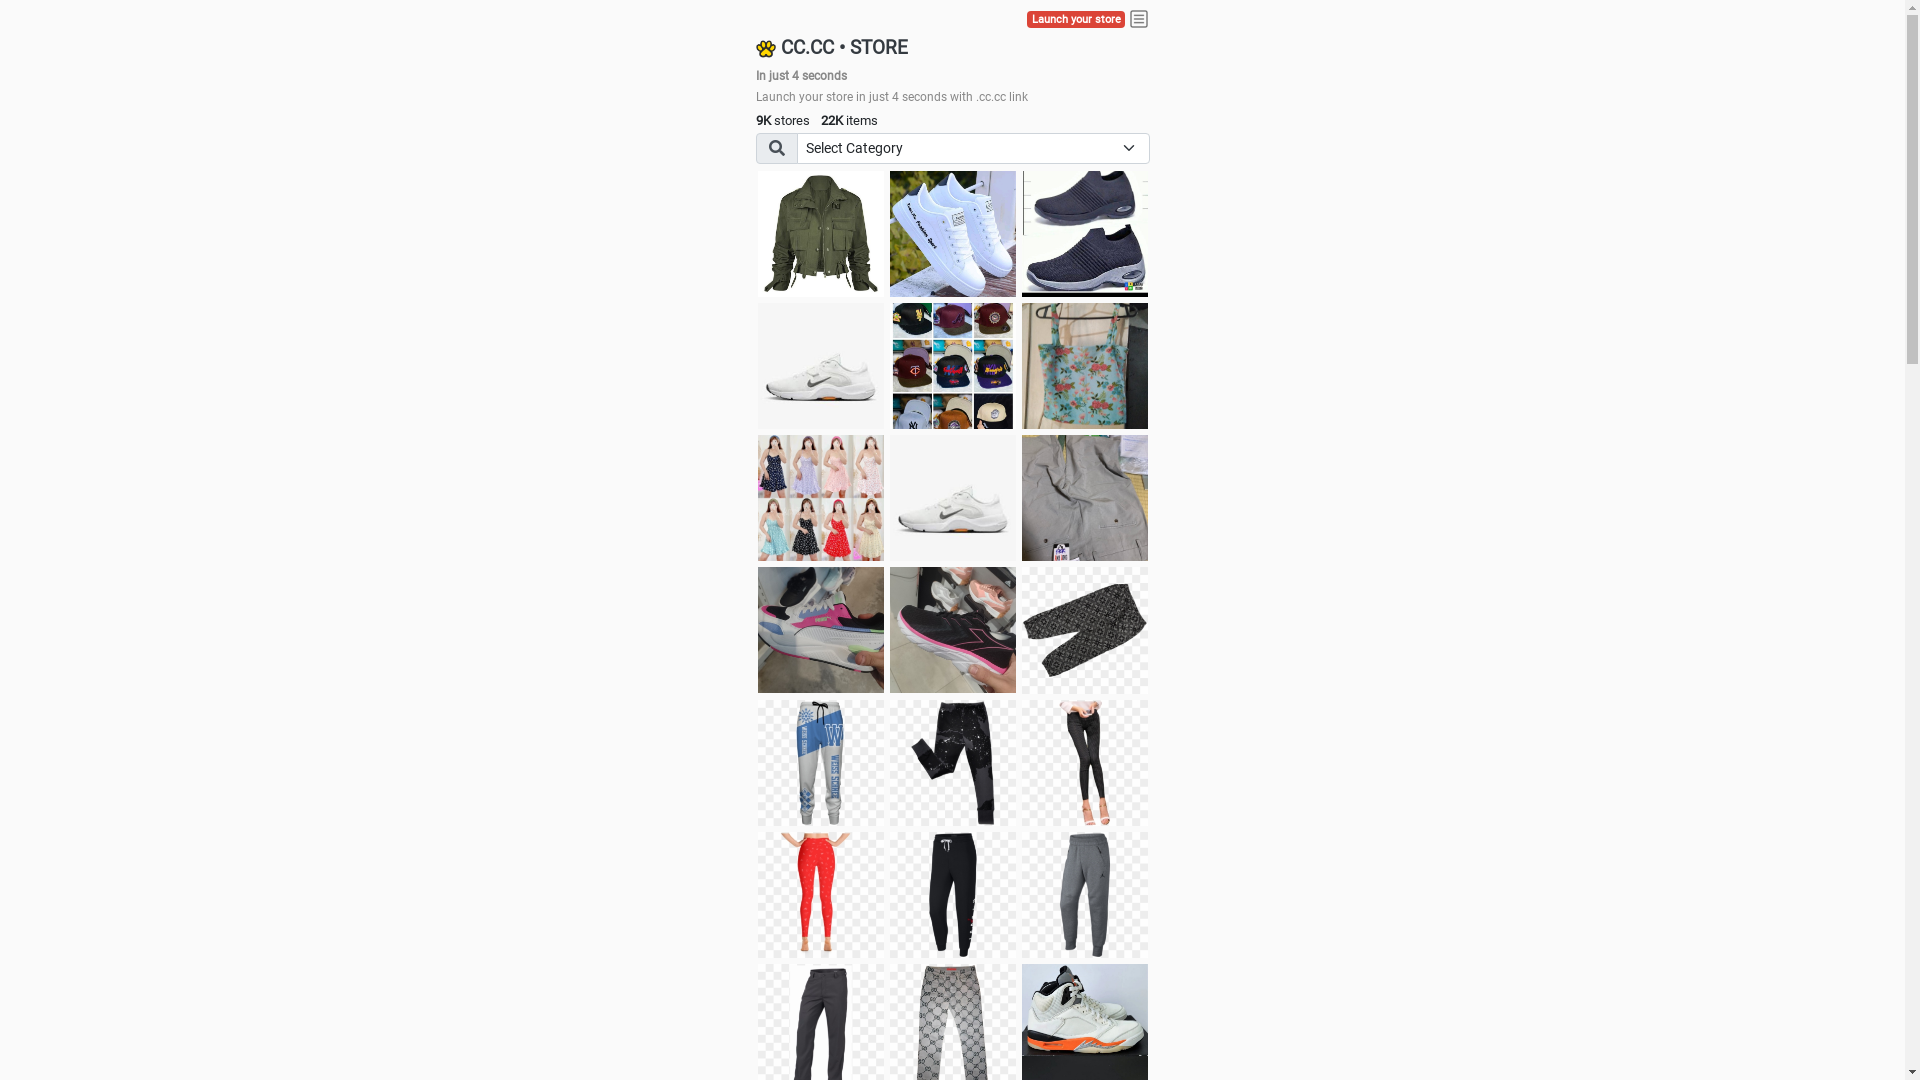 The width and height of the screenshot is (1920, 1080). Describe the element at coordinates (820, 628) in the screenshot. I see `'Zapatillas pumas'` at that location.